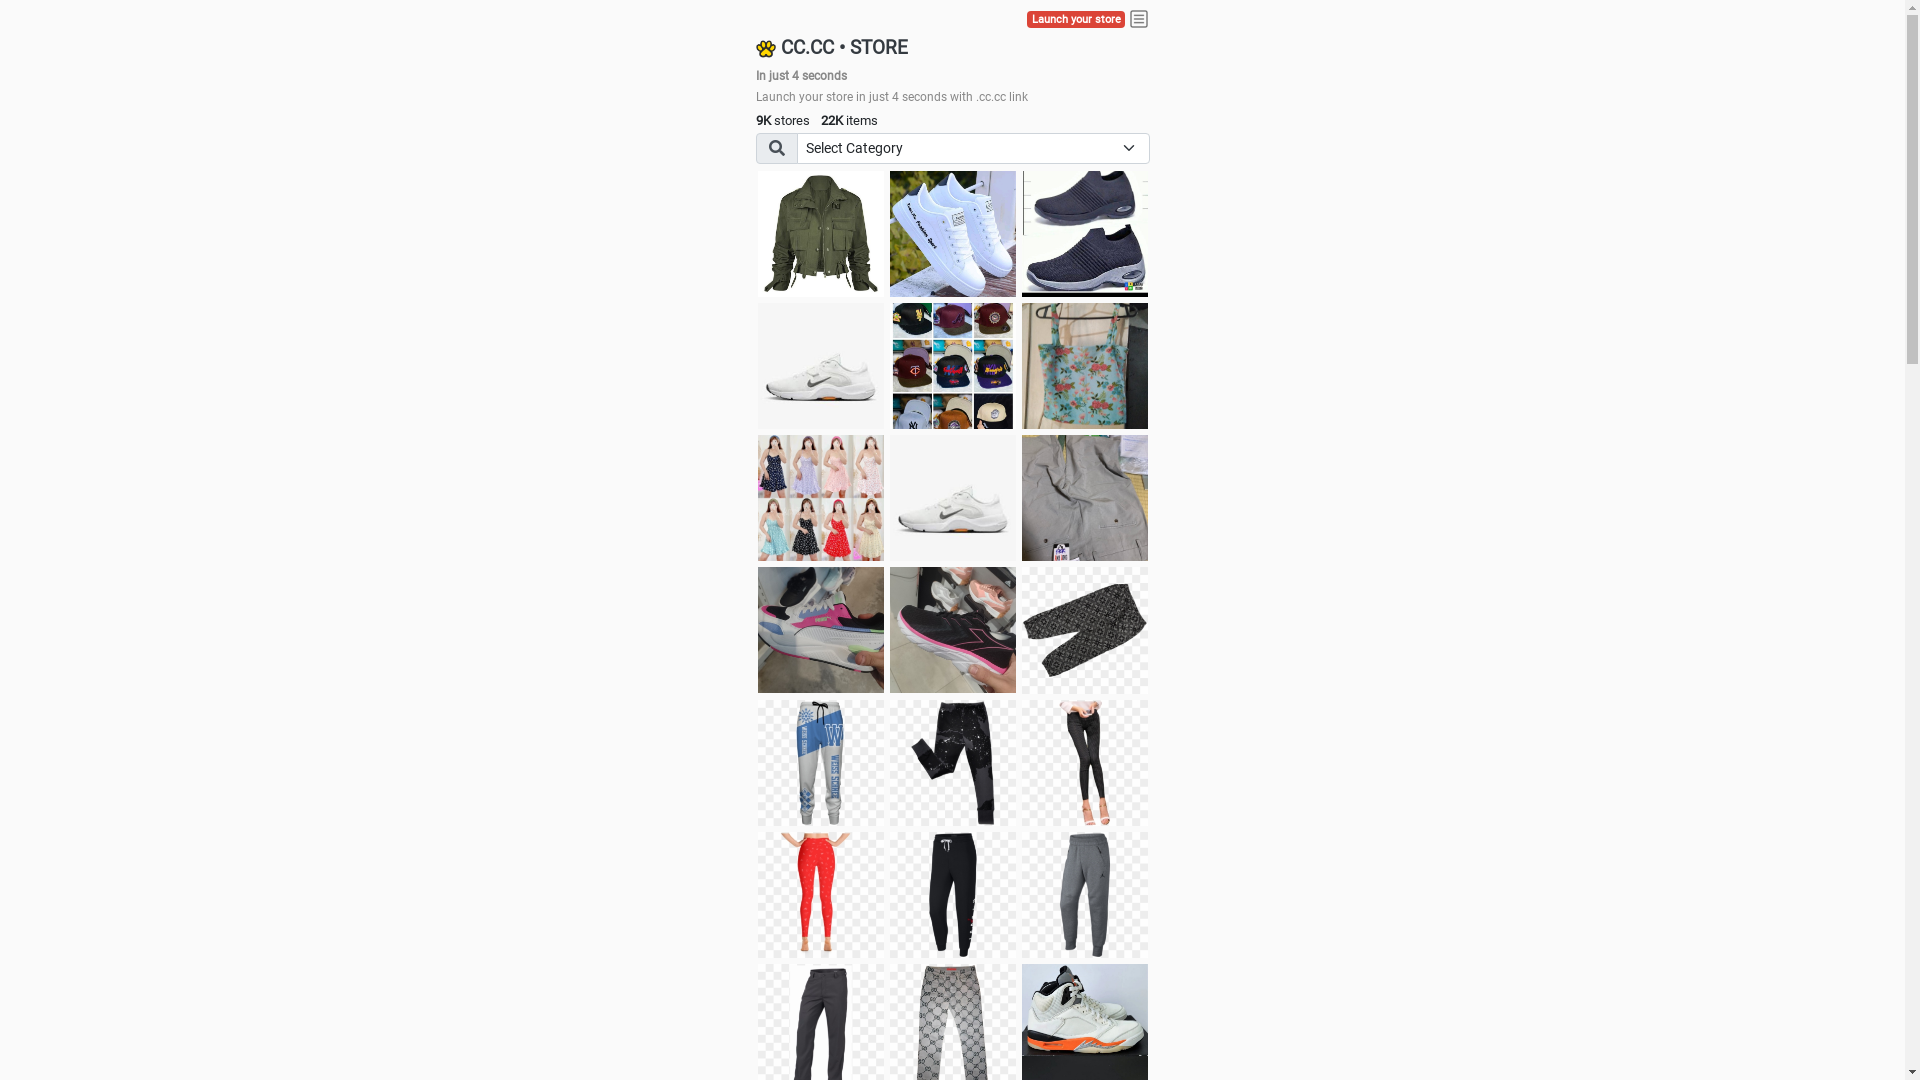 The width and height of the screenshot is (1920, 1080). Describe the element at coordinates (820, 628) in the screenshot. I see `'Zapatillas pumas'` at that location.